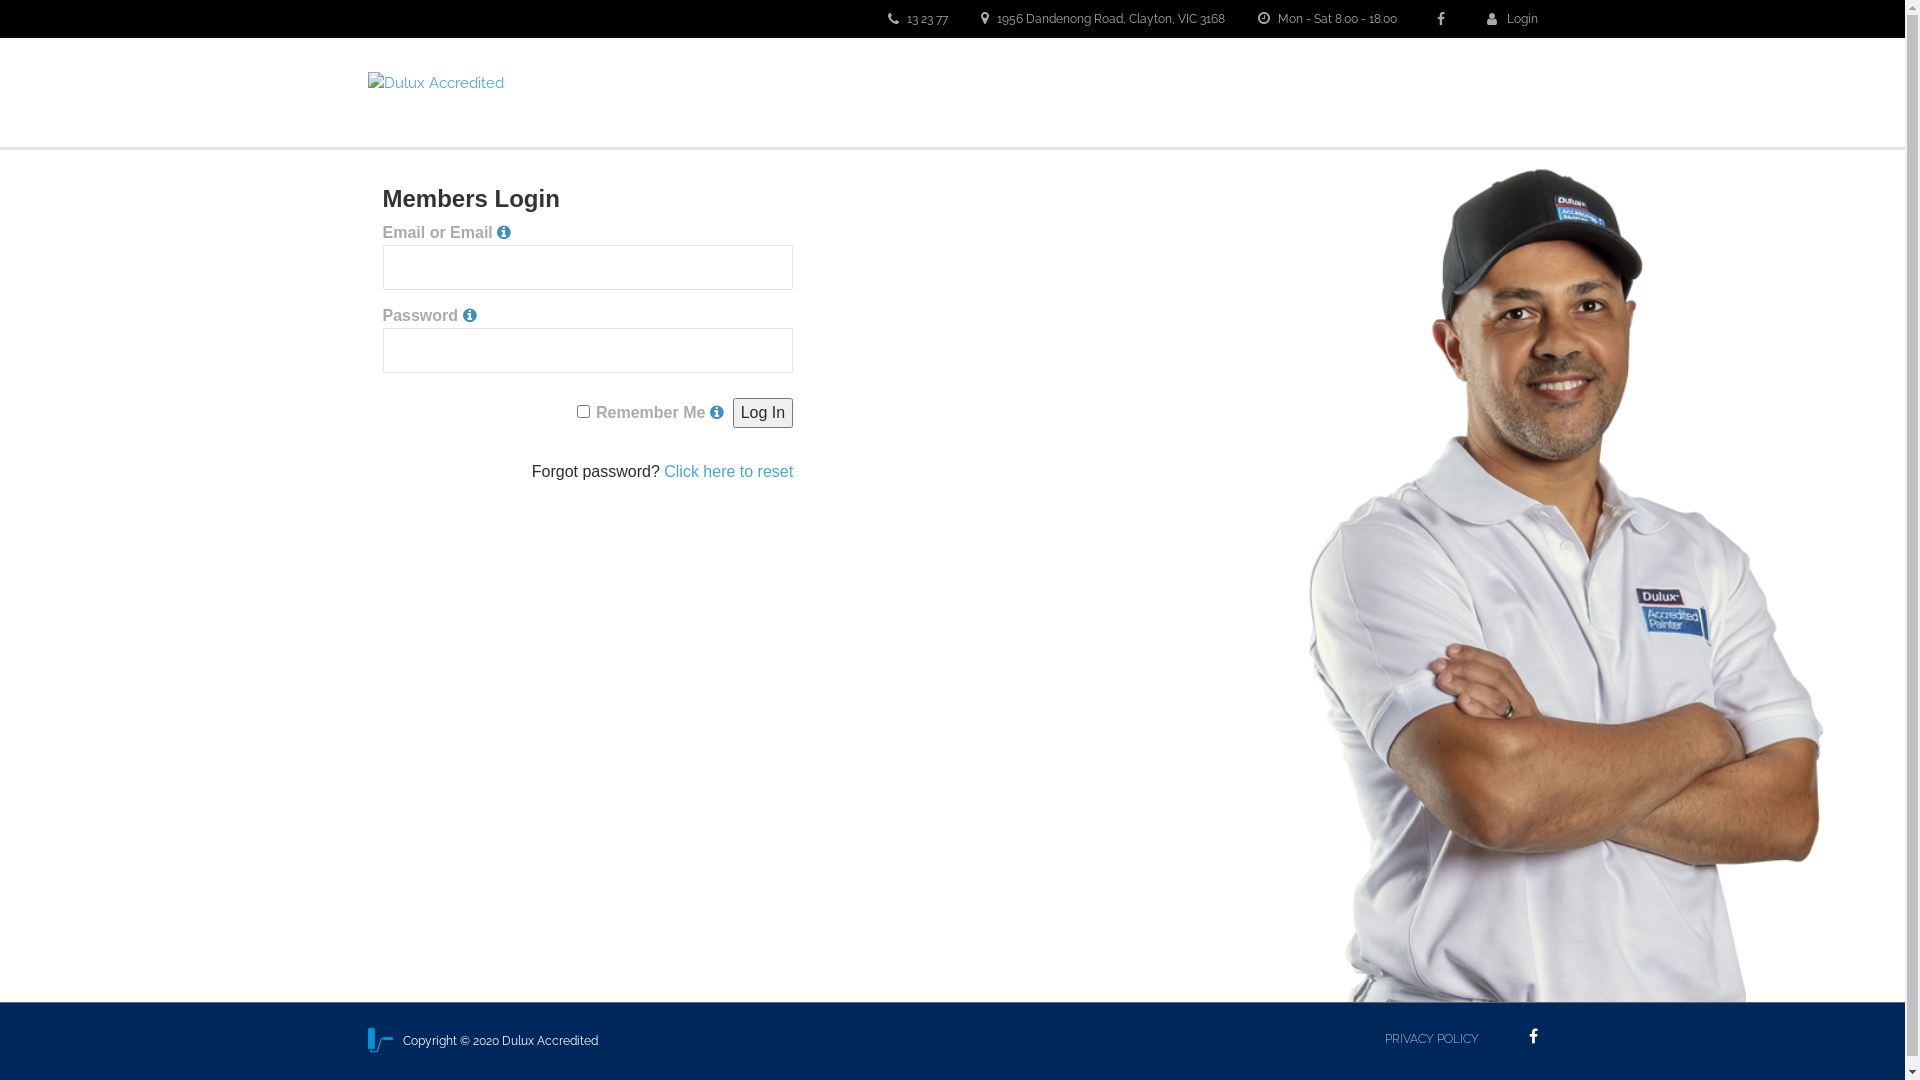 This screenshot has width=1920, height=1080. What do you see at coordinates (1429, 1037) in the screenshot?
I see `'PRIVACY POLICY'` at bounding box center [1429, 1037].